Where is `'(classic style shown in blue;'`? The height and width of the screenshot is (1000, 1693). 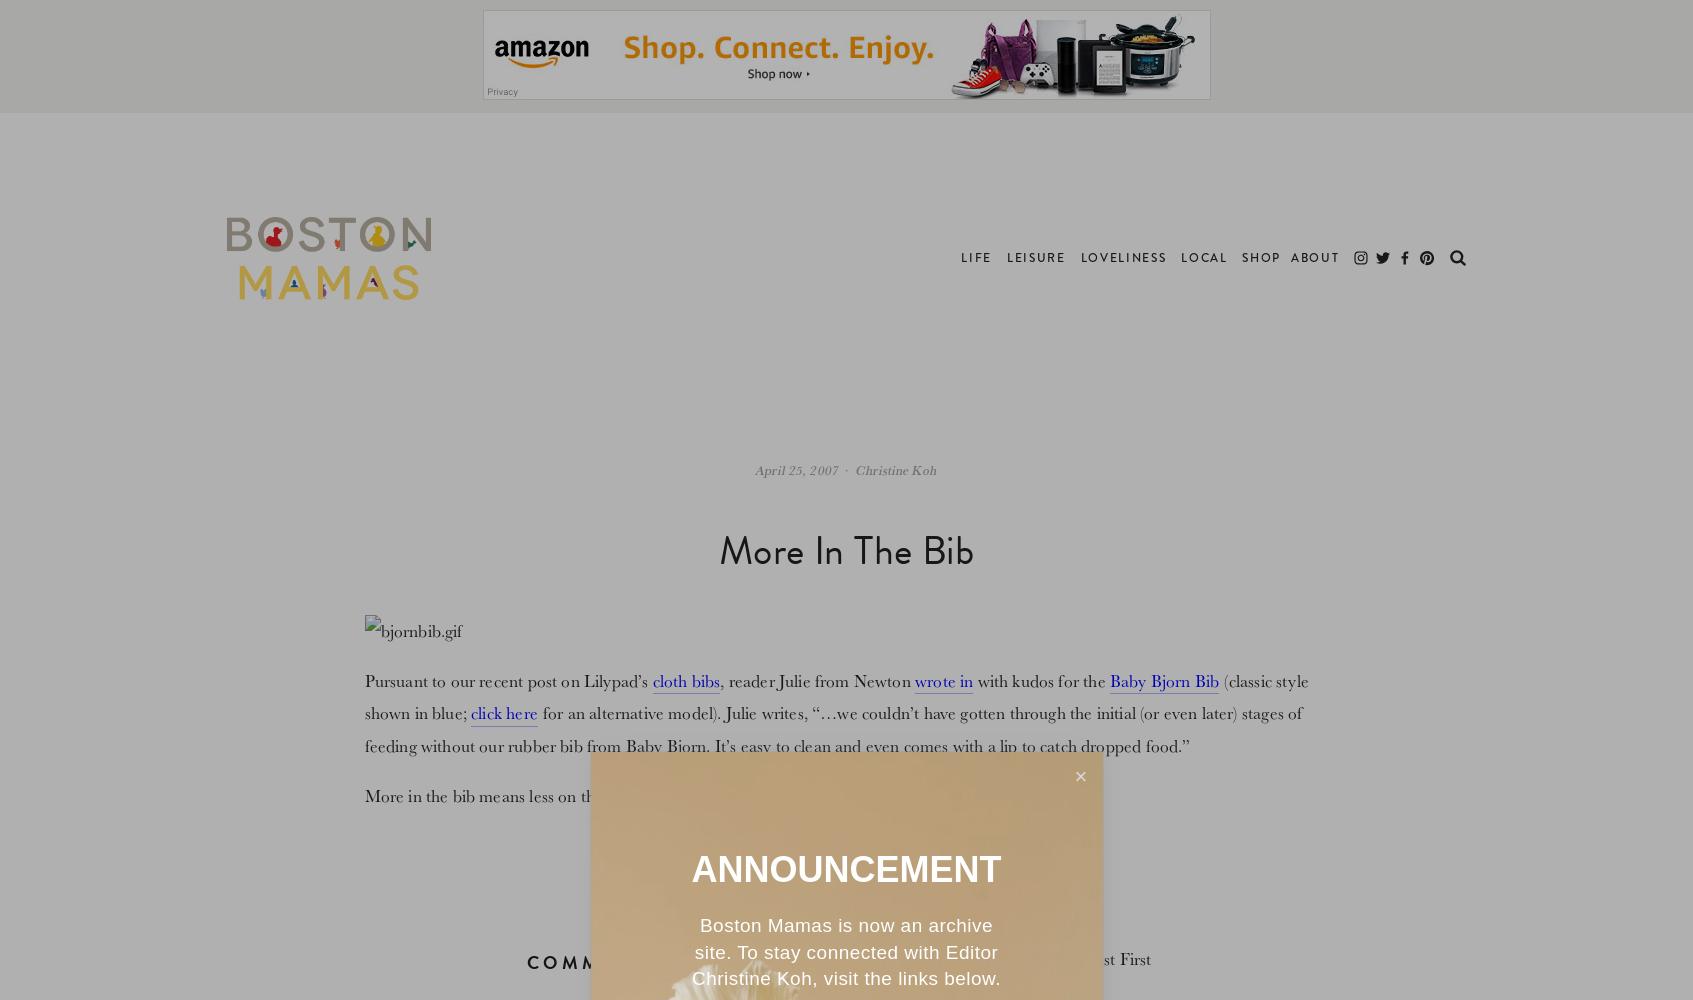
'(classic style shown in blue;' is located at coordinates (835, 695).